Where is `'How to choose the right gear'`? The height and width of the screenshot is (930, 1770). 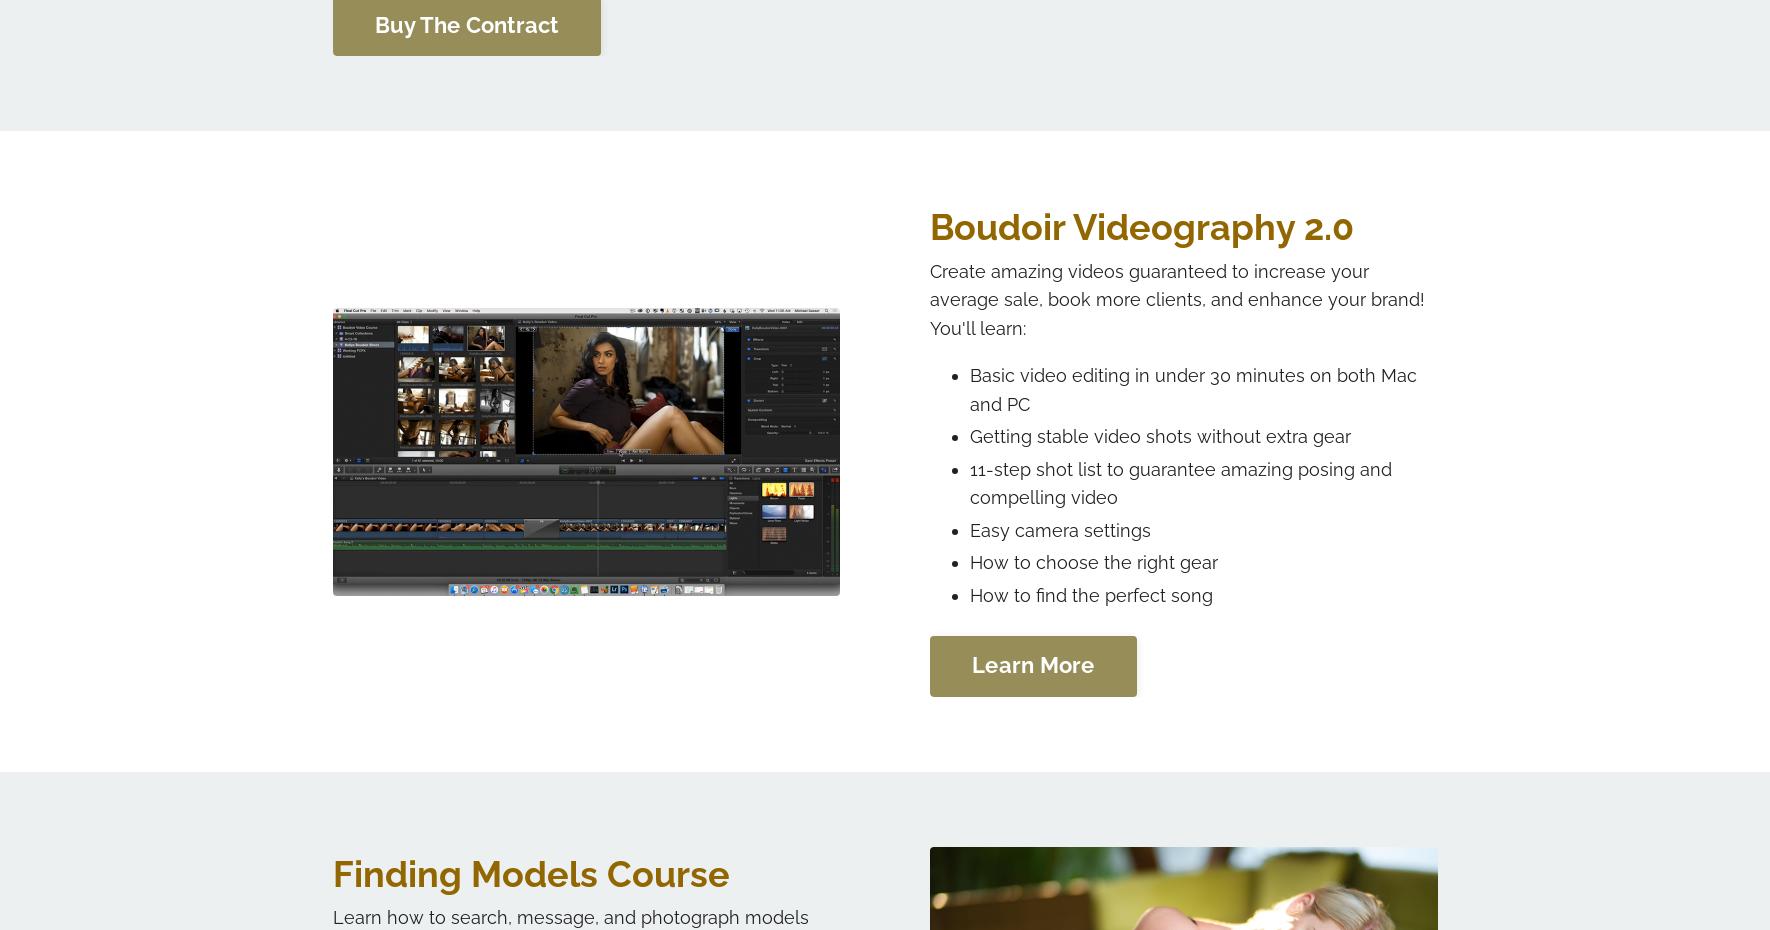 'How to choose the right gear' is located at coordinates (1094, 562).